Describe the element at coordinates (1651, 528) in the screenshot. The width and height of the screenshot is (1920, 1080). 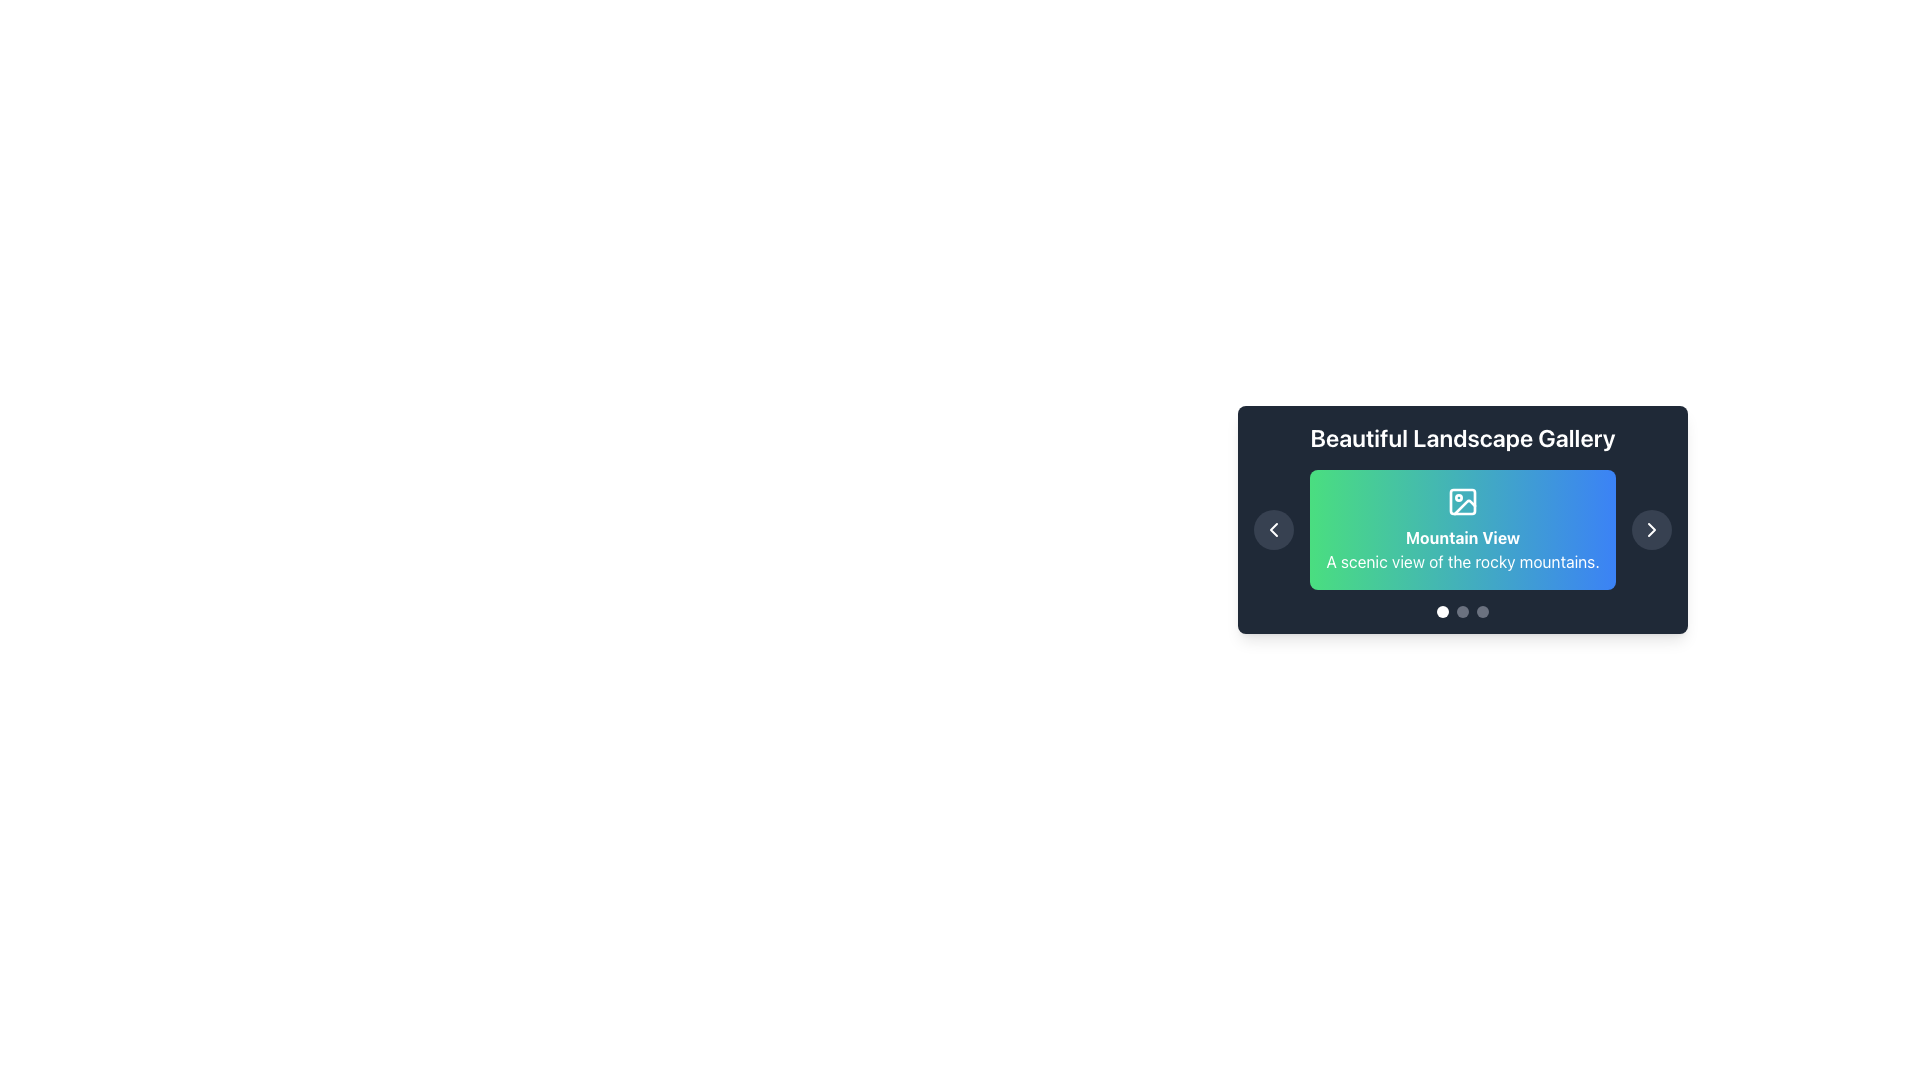
I see `the circular navigation button with a dark gray background and a rightward-pointing chevron icon to trigger the hover effect` at that location.